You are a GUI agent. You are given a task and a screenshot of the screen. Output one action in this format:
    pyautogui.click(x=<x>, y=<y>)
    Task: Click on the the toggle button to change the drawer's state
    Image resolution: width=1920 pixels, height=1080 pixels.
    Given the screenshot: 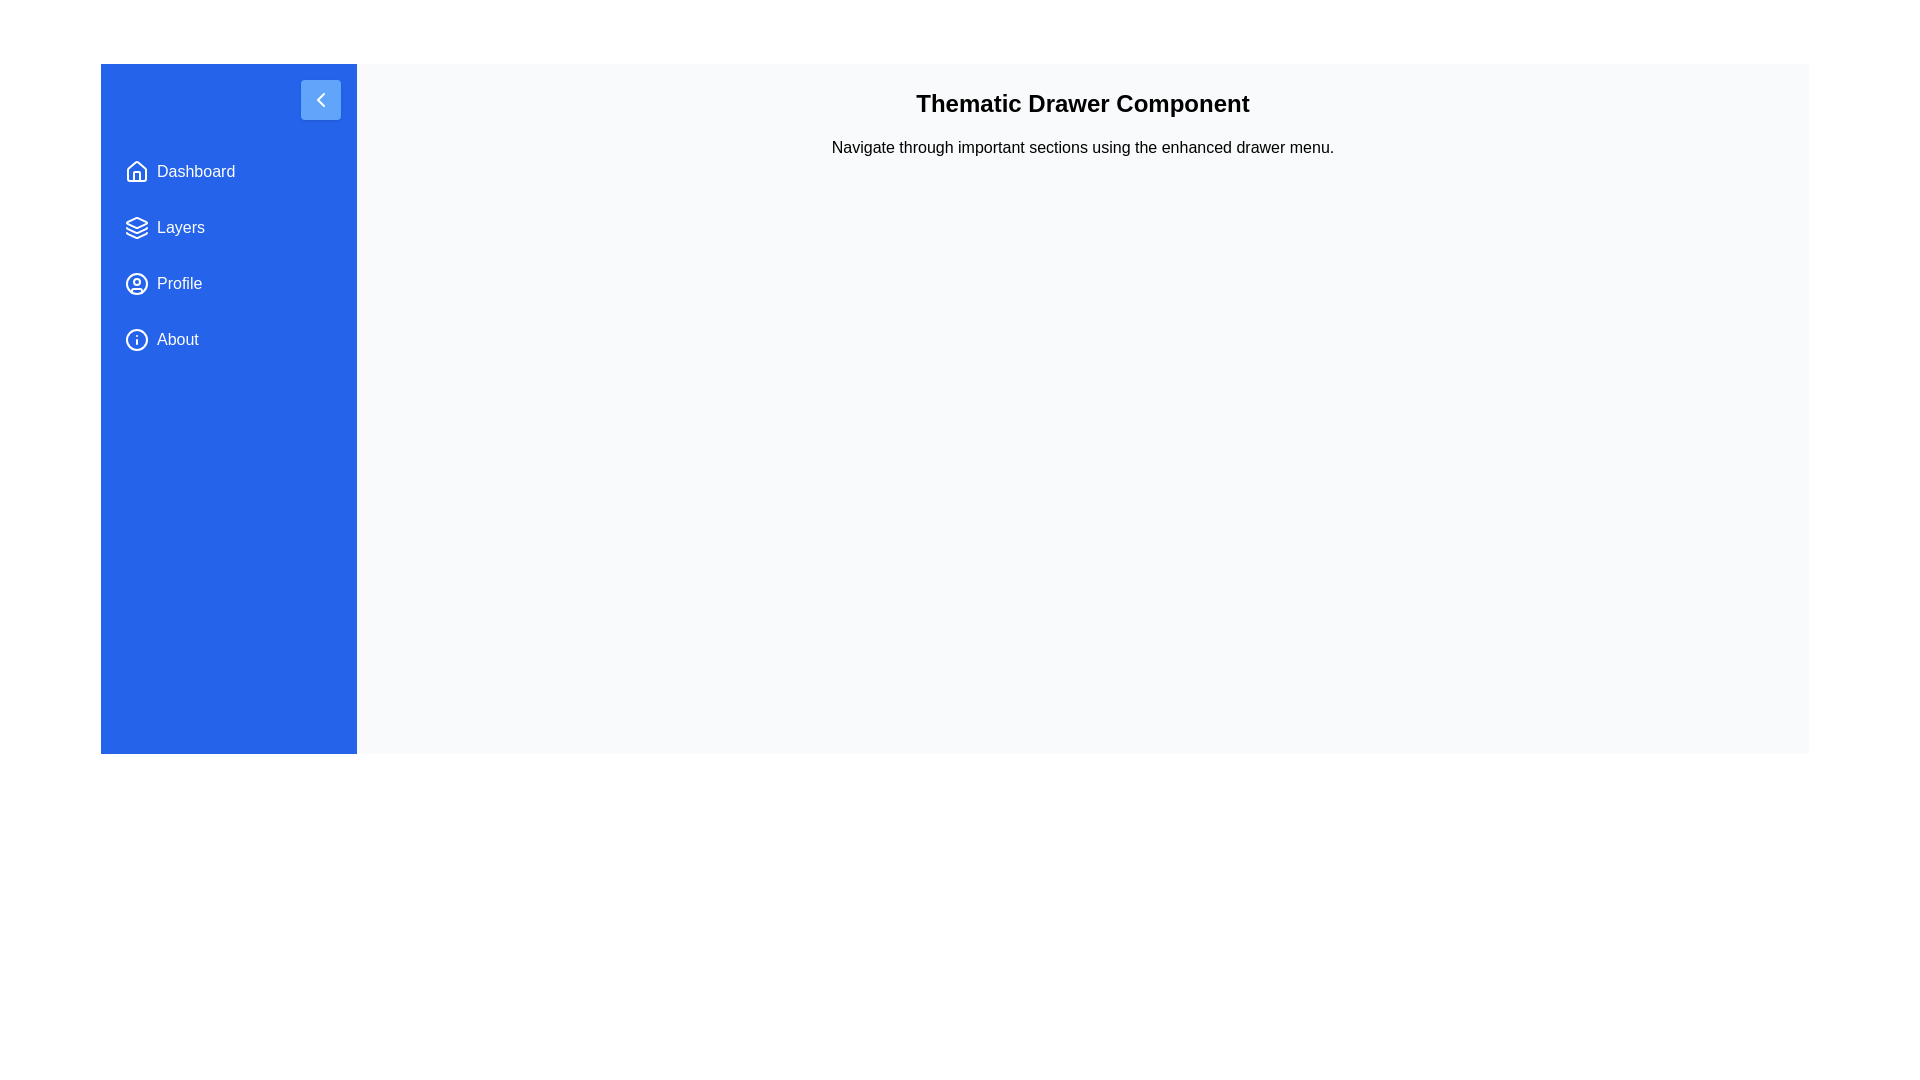 What is the action you would take?
    pyautogui.click(x=321, y=100)
    